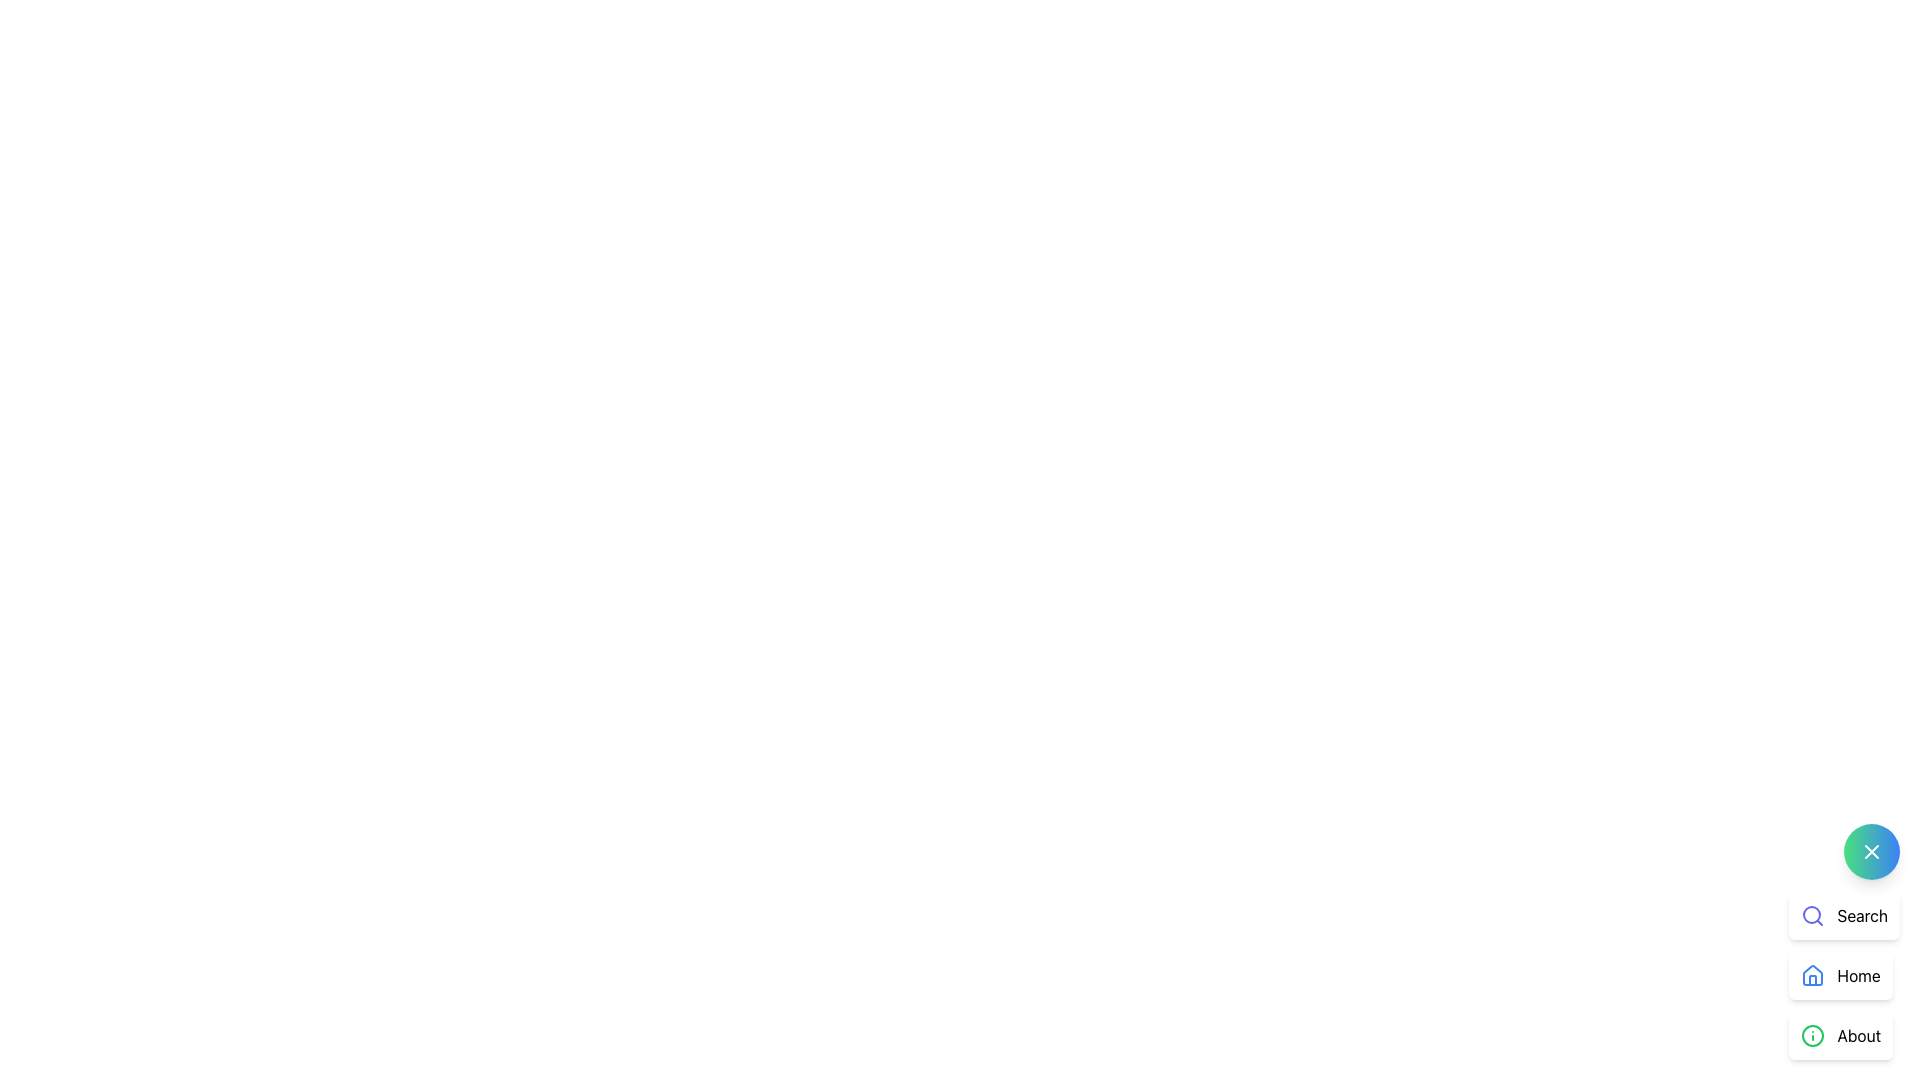 This screenshot has width=1920, height=1080. I want to click on the circular graphic element that is part of the 'info' icon within the 'About' menu option located in the bottom-right corner of the interface, so click(1813, 1035).